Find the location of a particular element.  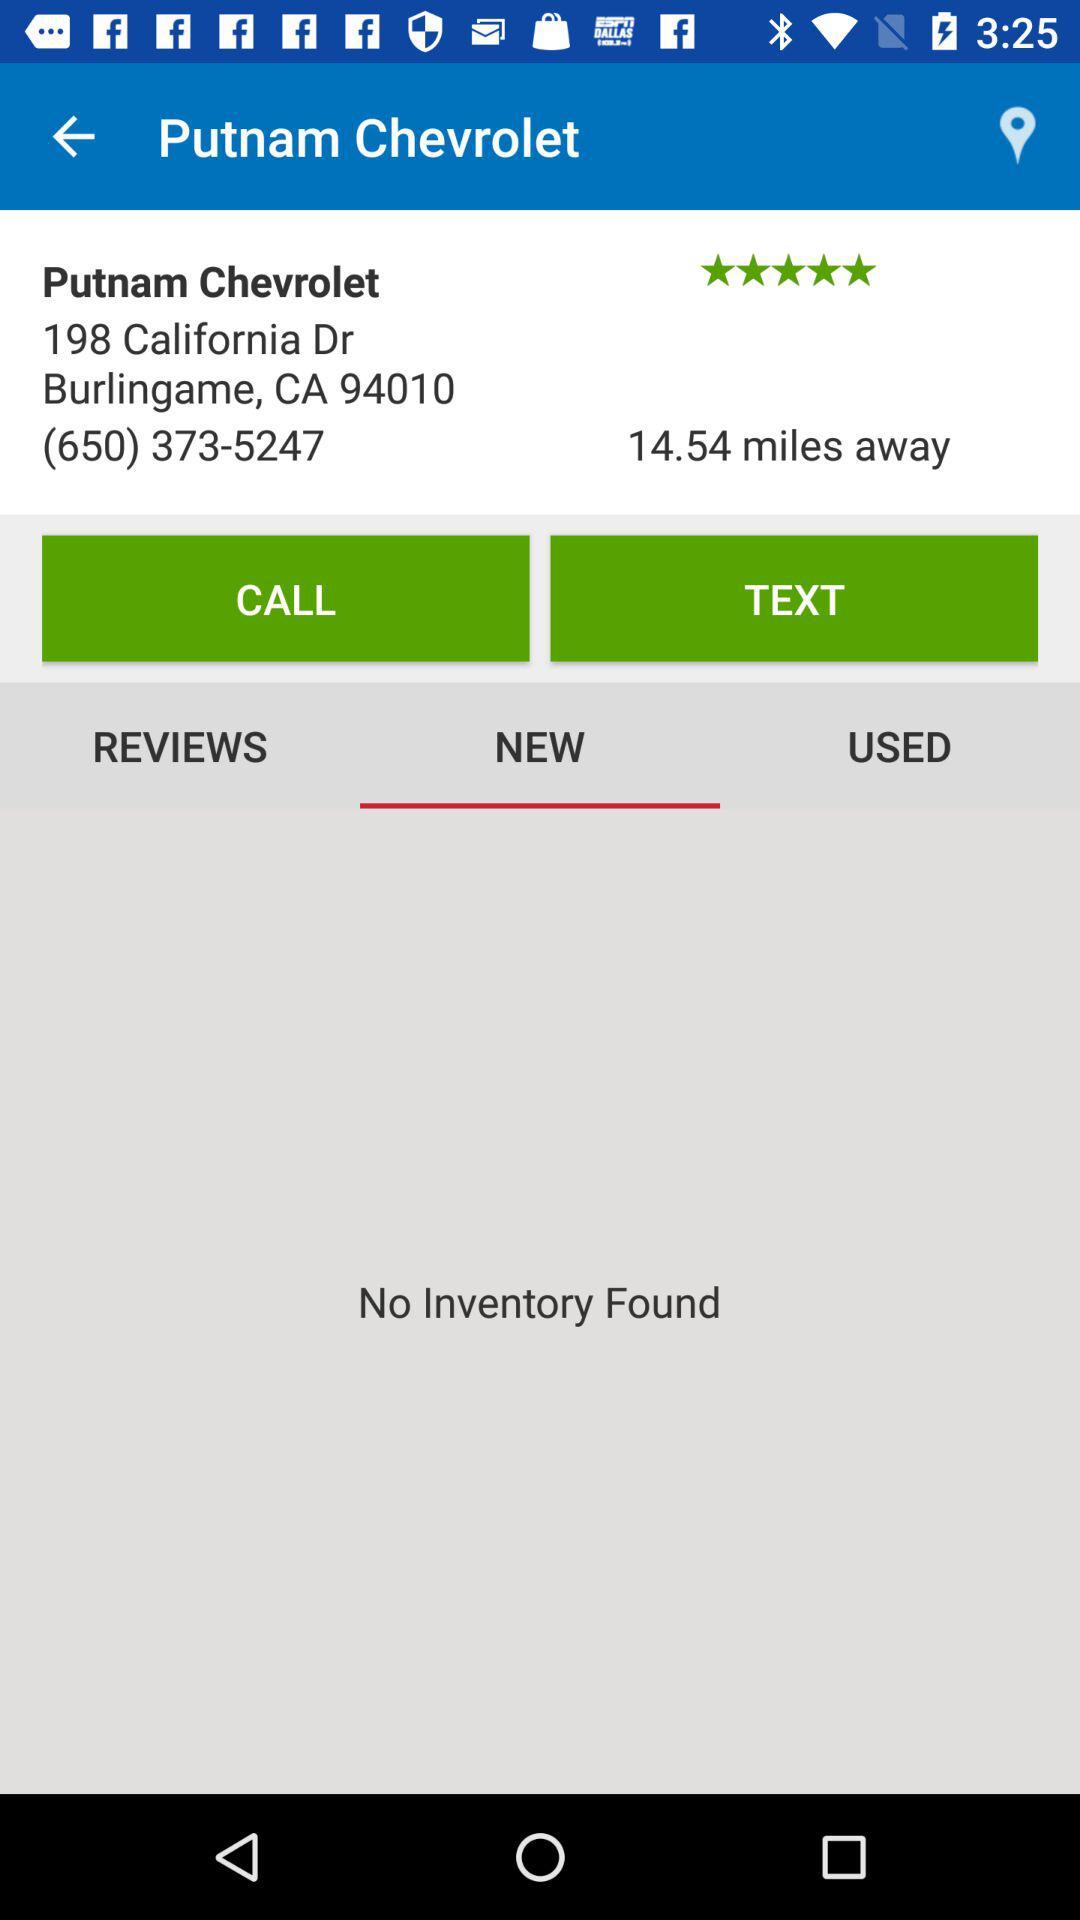

the icon above the reviews item is located at coordinates (285, 597).